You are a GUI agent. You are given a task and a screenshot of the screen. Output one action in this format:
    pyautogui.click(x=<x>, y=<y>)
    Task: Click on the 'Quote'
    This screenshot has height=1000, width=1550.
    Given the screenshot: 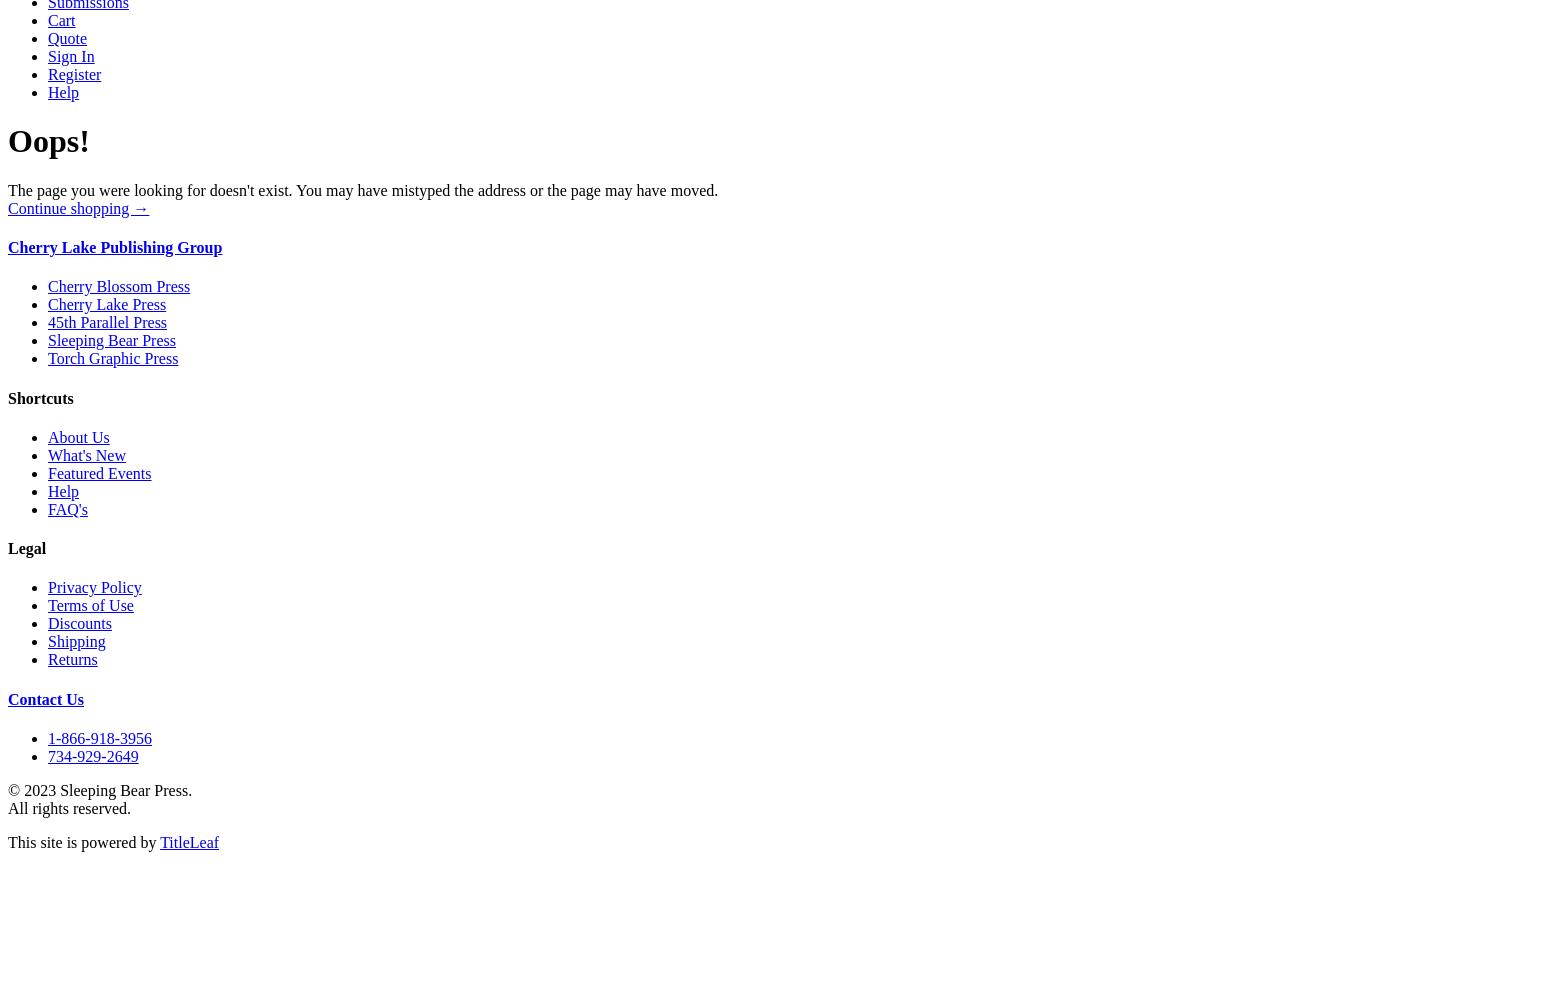 What is the action you would take?
    pyautogui.click(x=47, y=37)
    